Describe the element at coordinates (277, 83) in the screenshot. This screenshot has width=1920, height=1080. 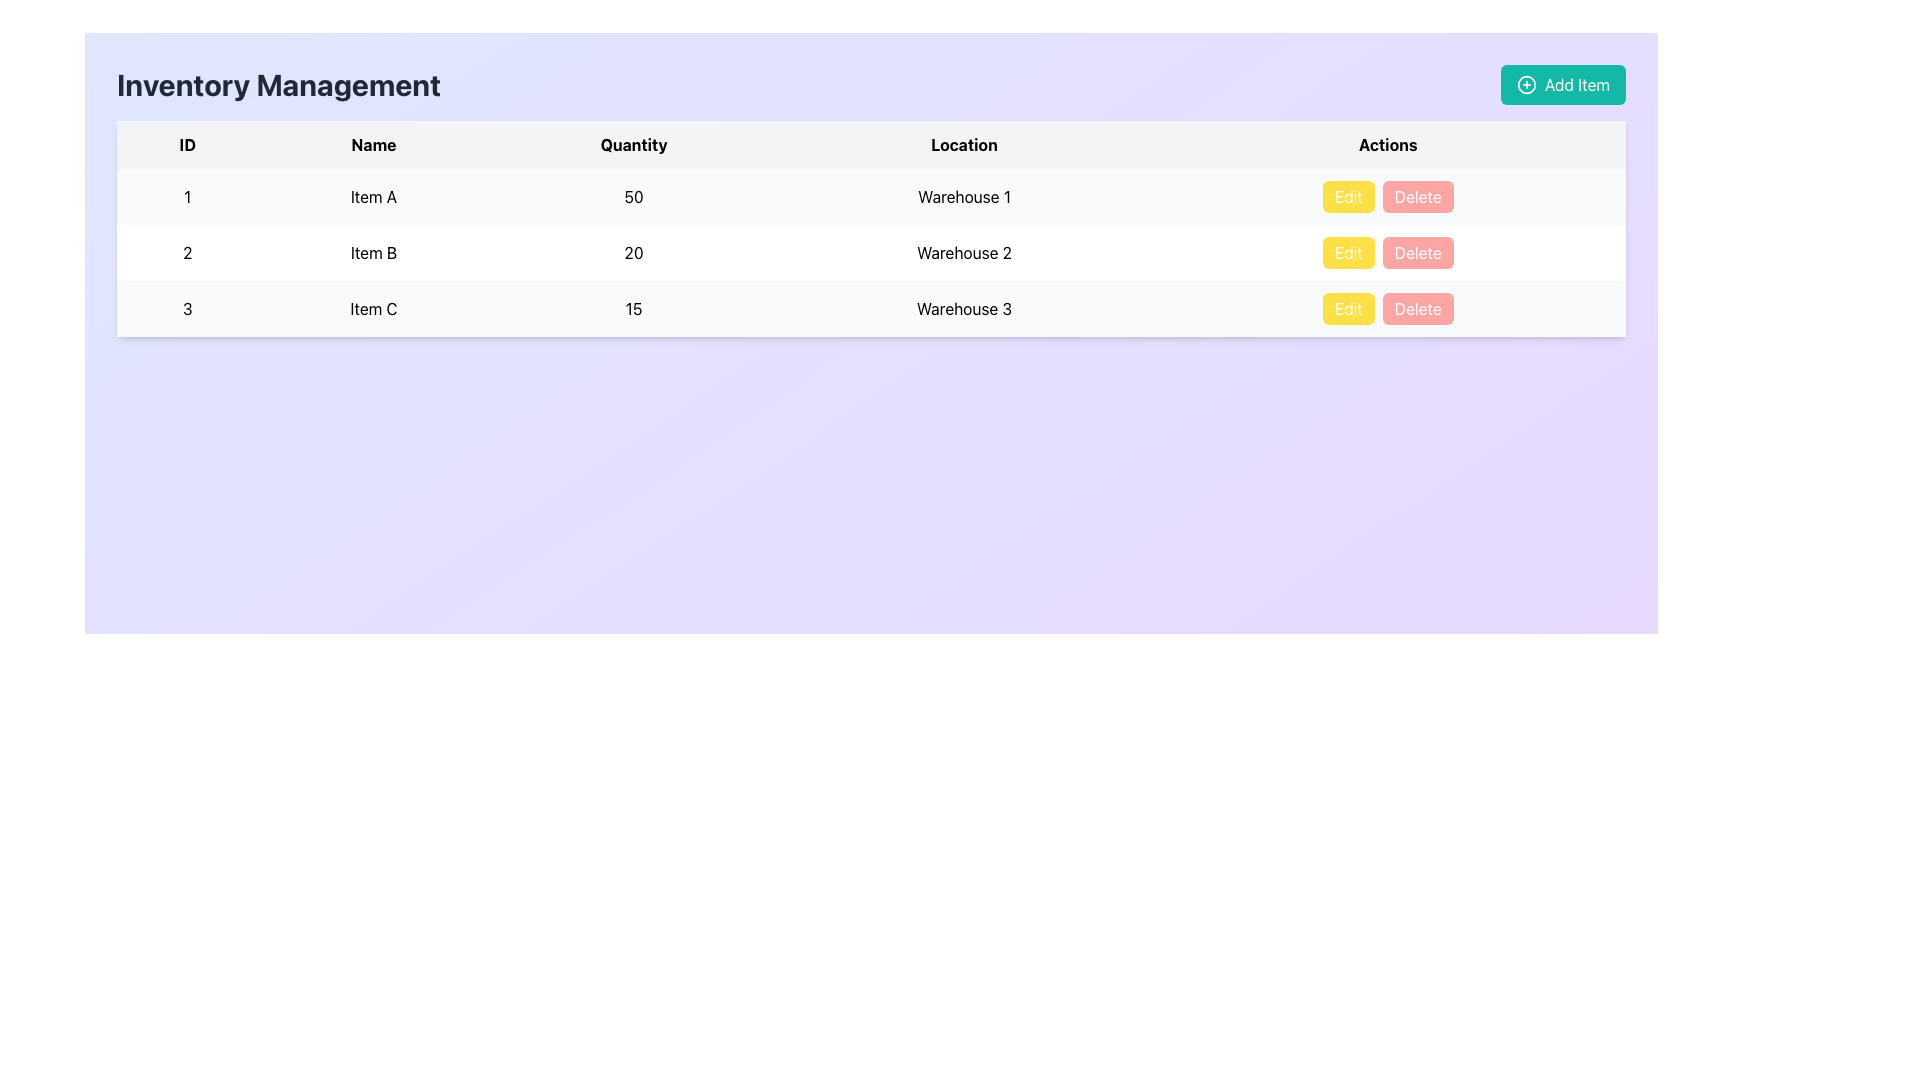
I see `the static text label that identifies the section as 'Inventory Management' located in the header row above the content table` at that location.